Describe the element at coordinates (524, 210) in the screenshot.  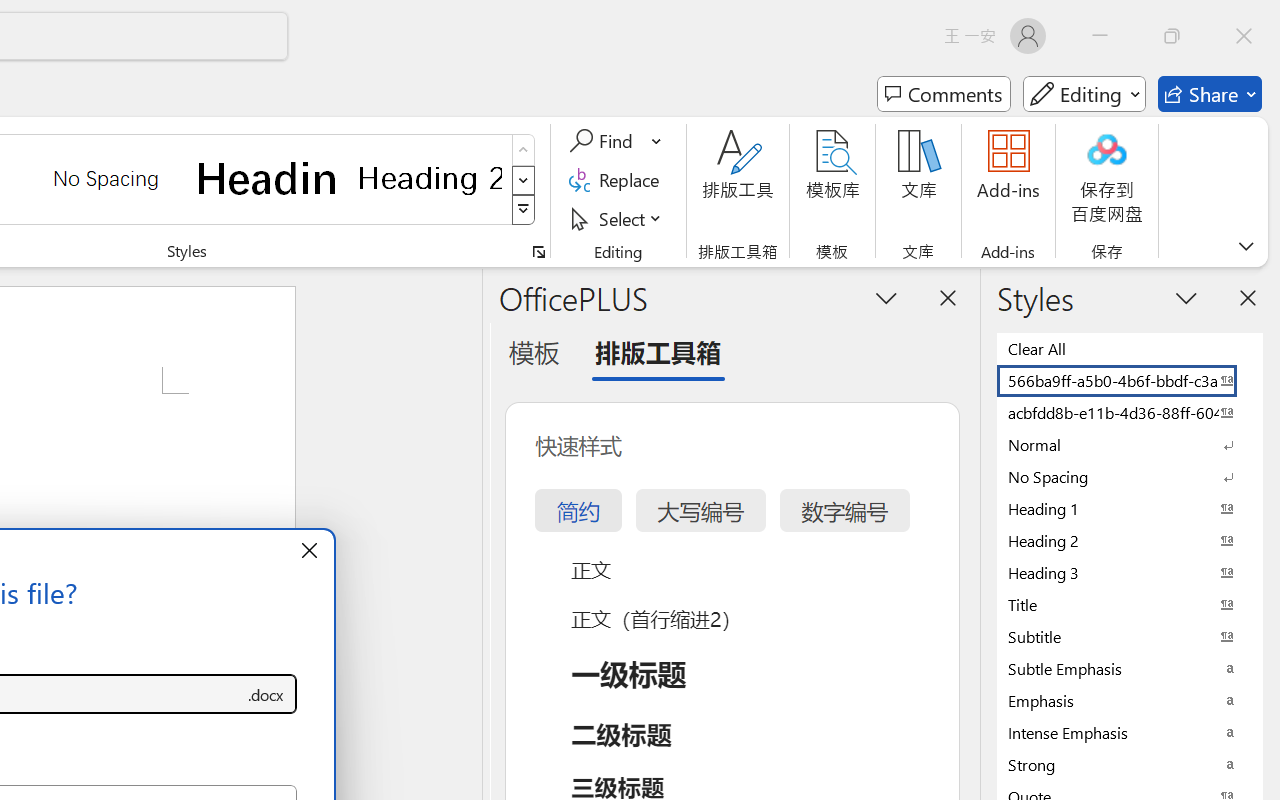
I see `'Class: NetUIImage'` at that location.